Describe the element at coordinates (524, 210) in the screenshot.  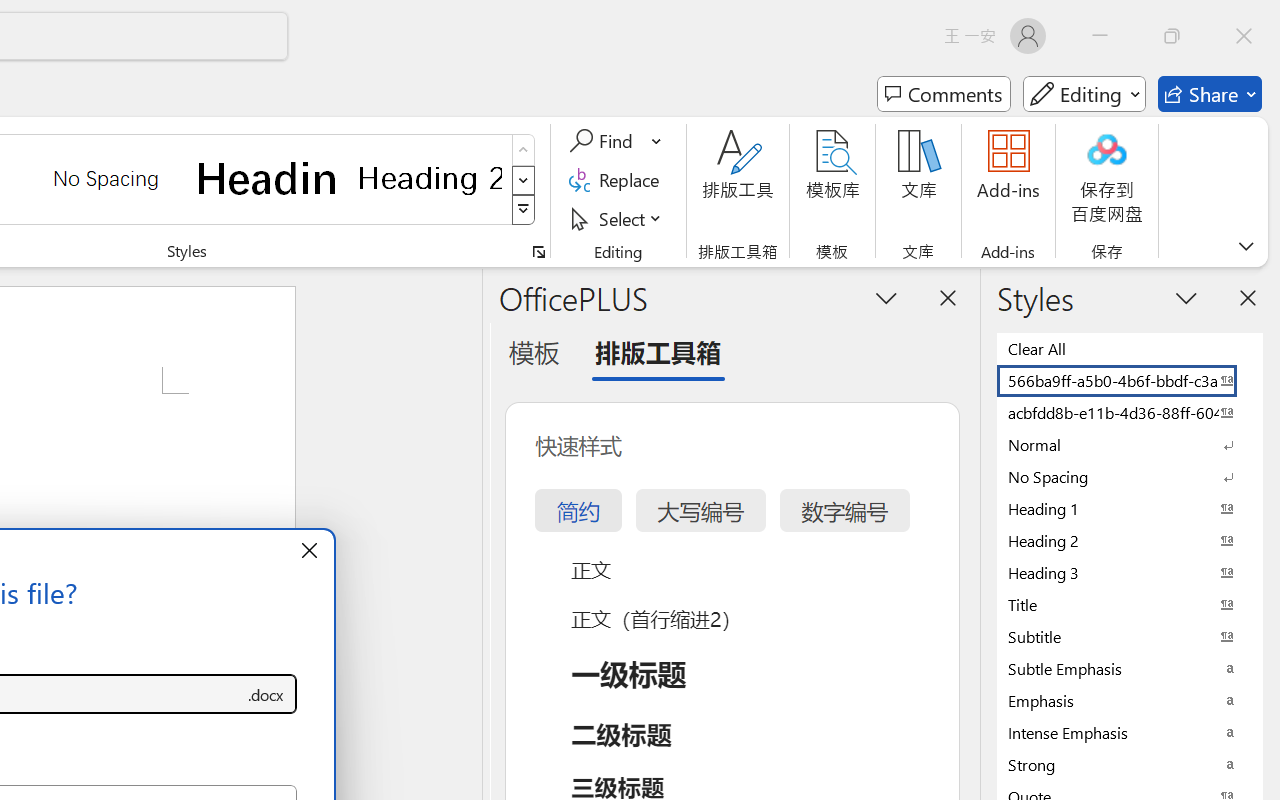
I see `'Class: NetUIImage'` at that location.